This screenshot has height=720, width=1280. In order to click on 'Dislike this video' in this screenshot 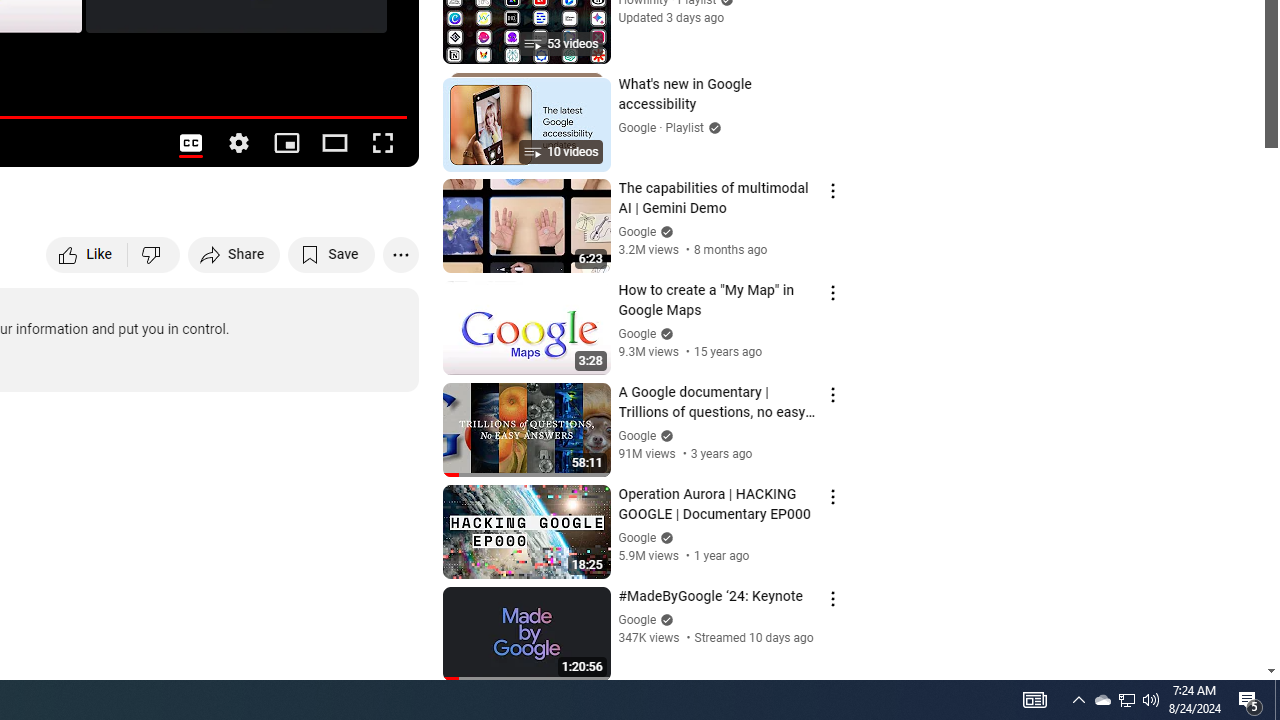, I will do `click(153, 253)`.